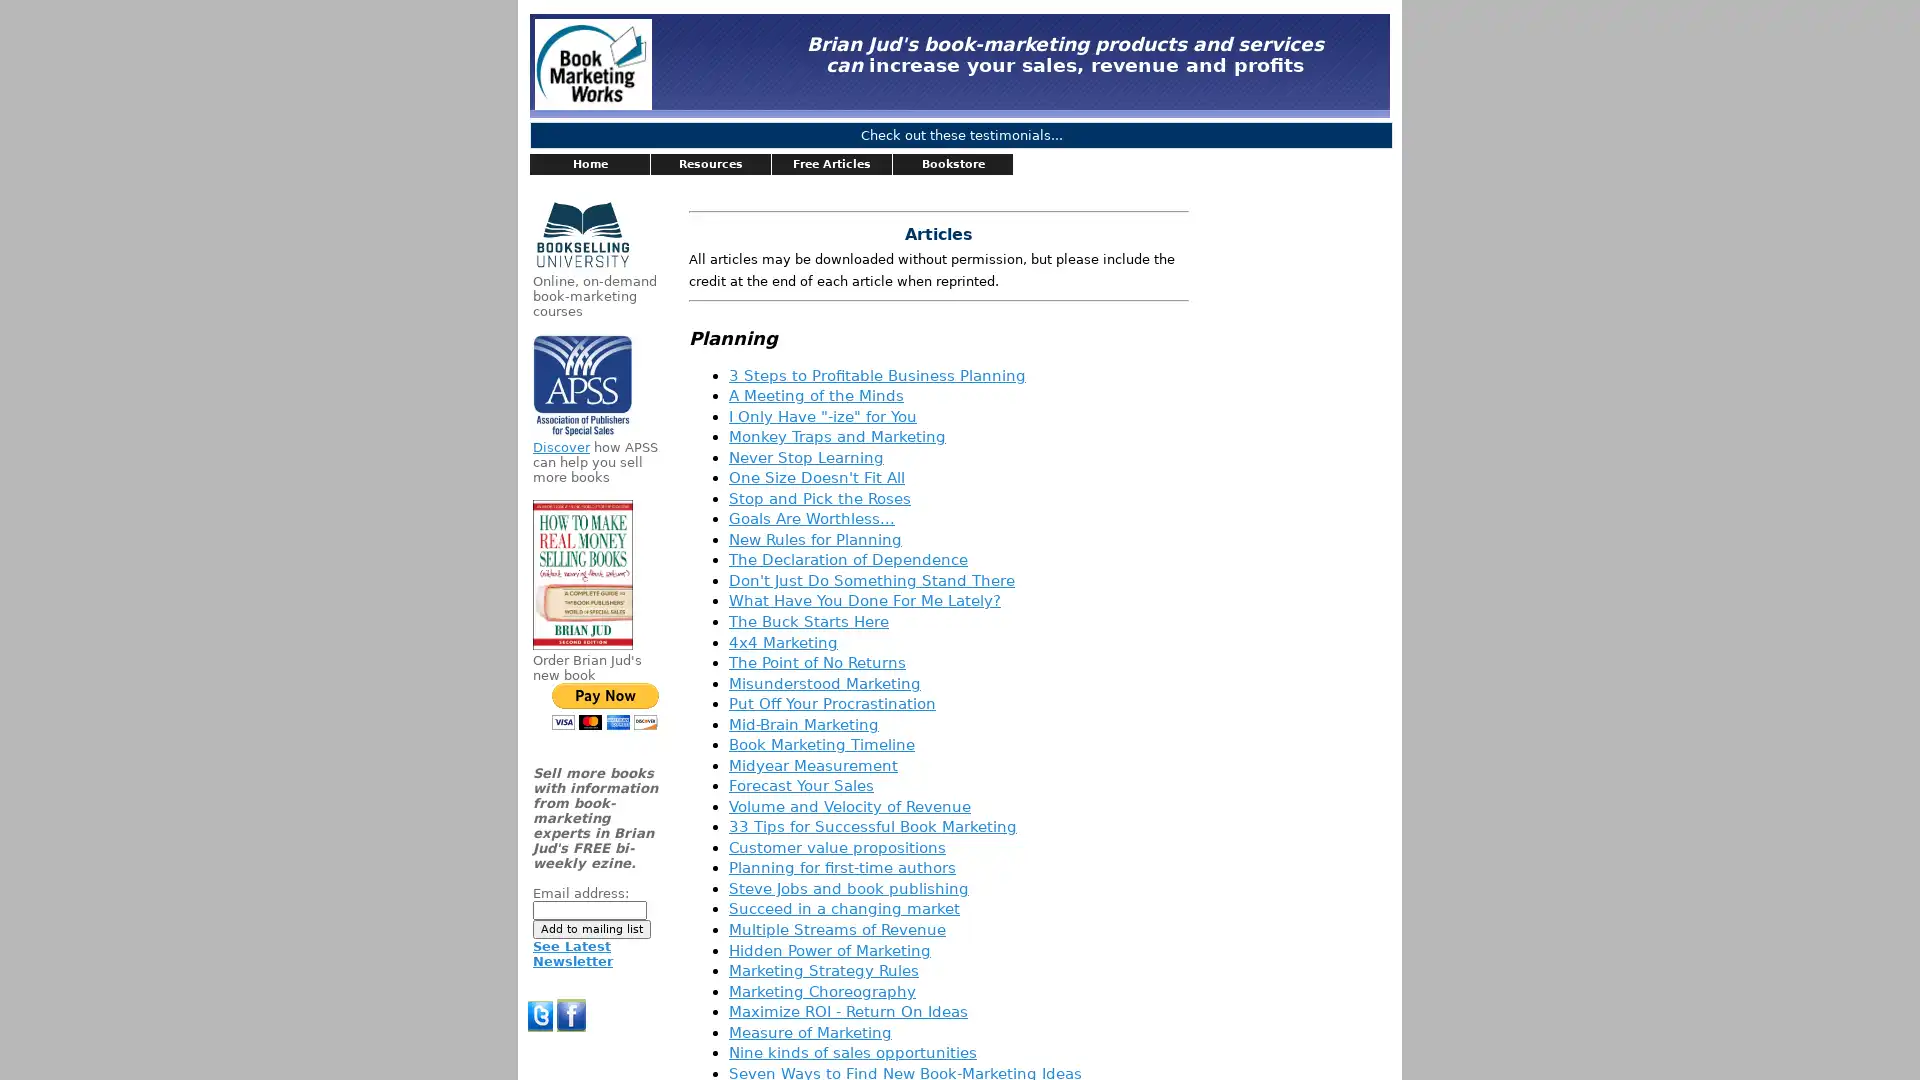 The width and height of the screenshot is (1920, 1080). Describe the element at coordinates (603, 721) in the screenshot. I see `PayPal - The safer, easier way to pay online!` at that location.